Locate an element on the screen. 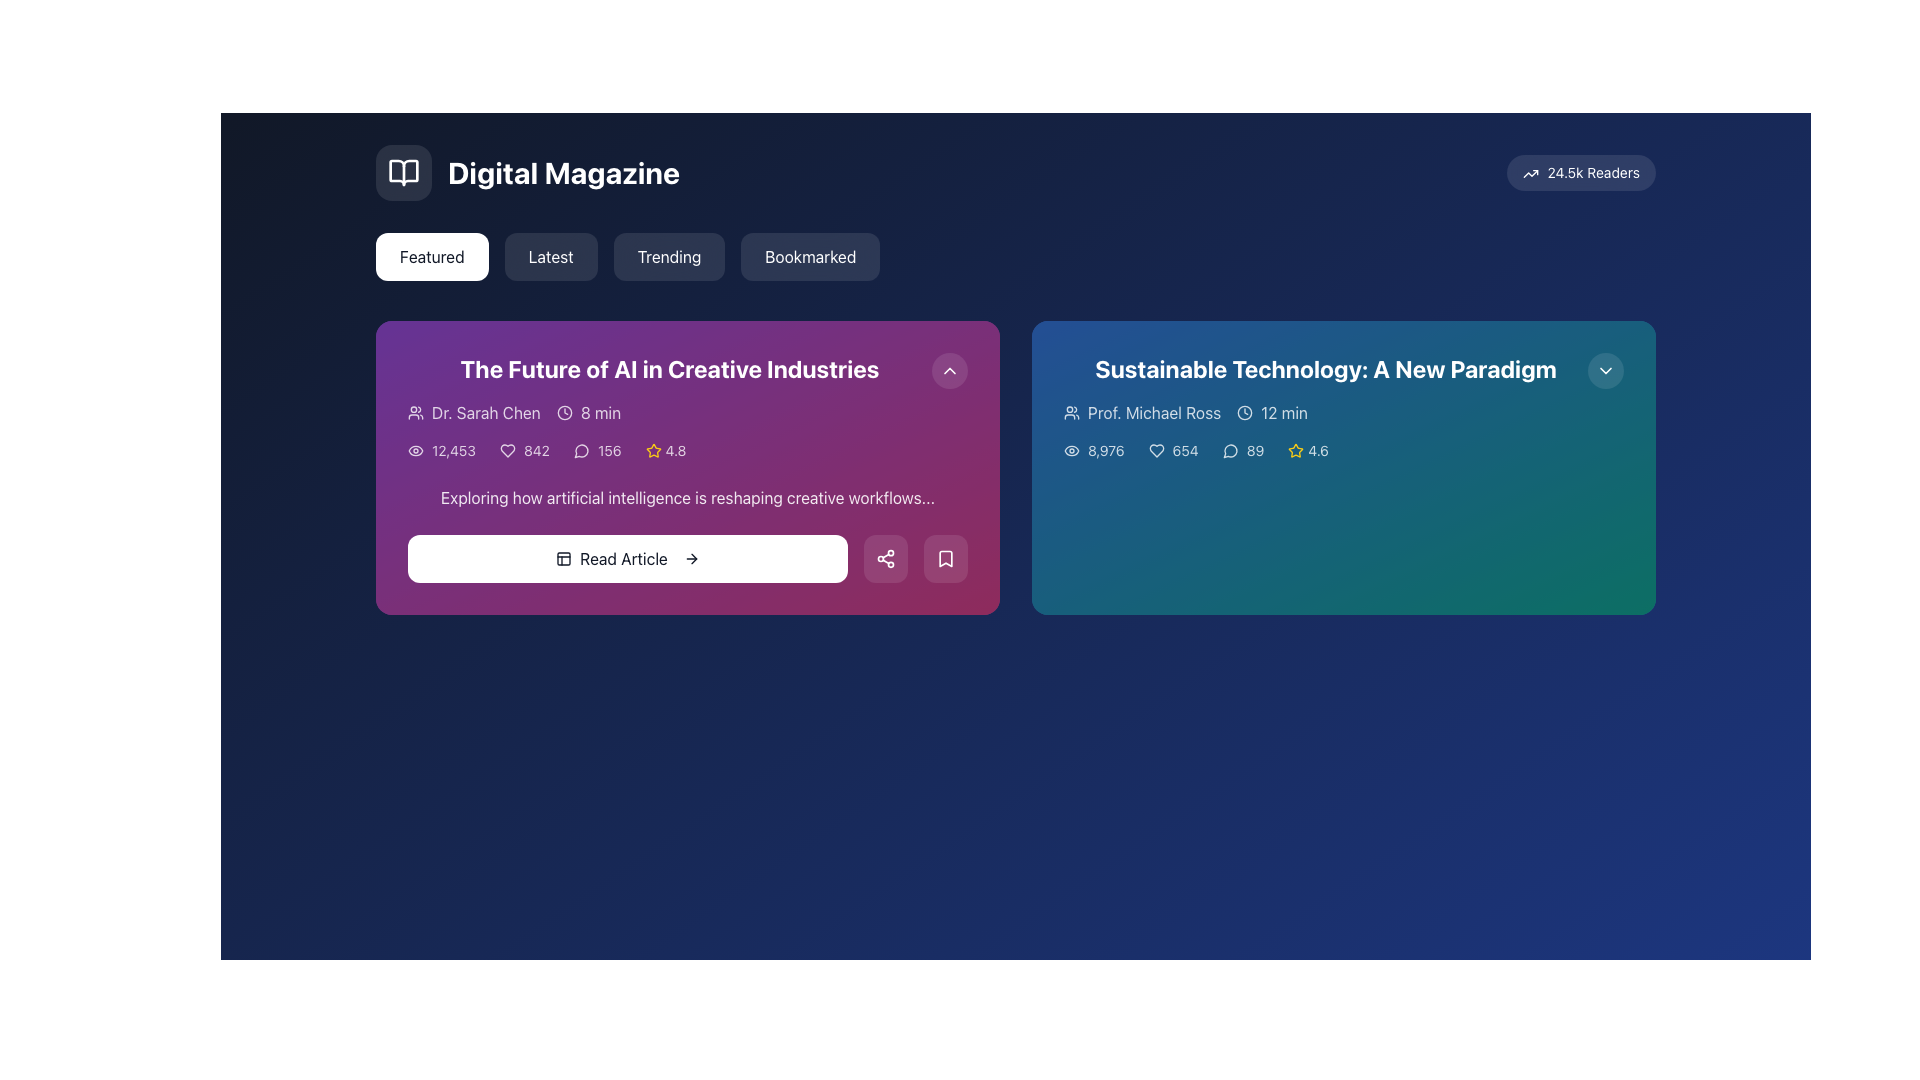 This screenshot has height=1080, width=1920. the bookmark filter button, which is the fourth option in the navigation bar under the page title 'Digital Magazine' is located at coordinates (810, 256).